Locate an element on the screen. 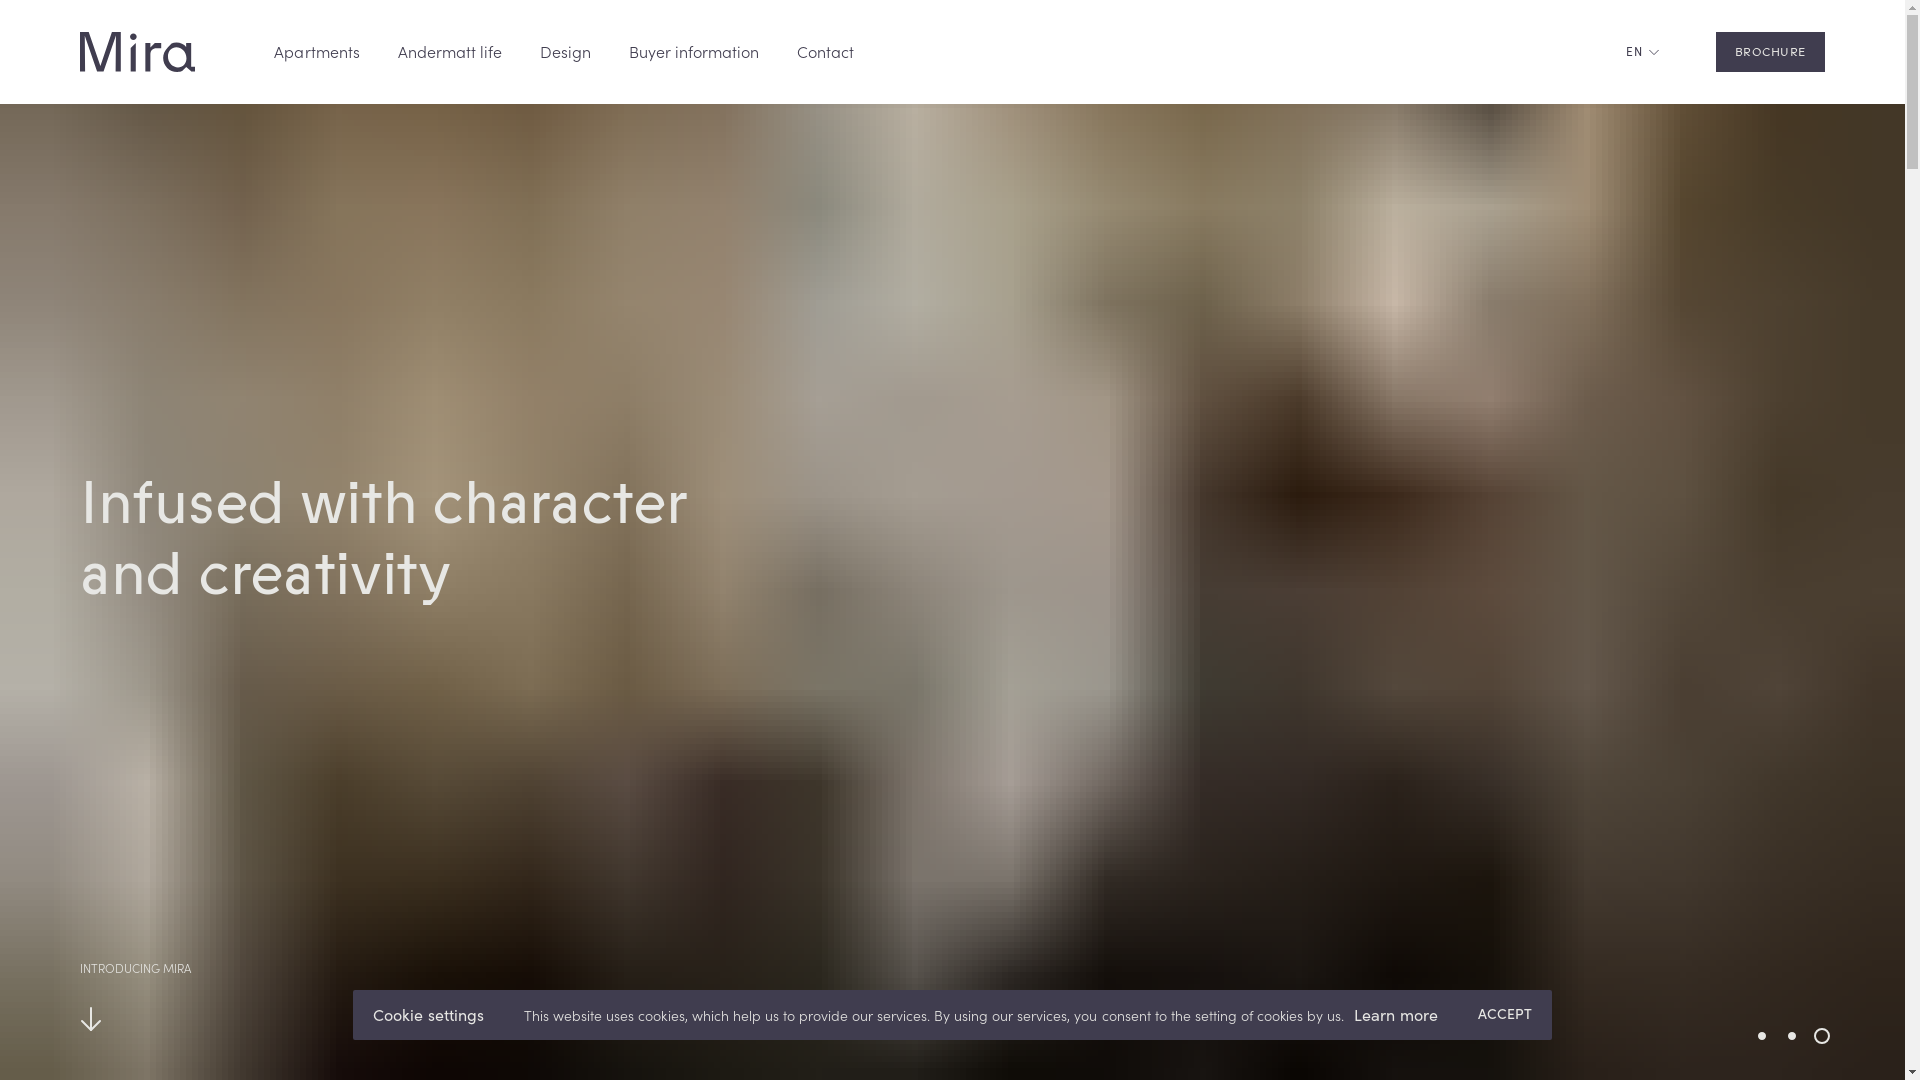  'Buyer information' is located at coordinates (694, 50).